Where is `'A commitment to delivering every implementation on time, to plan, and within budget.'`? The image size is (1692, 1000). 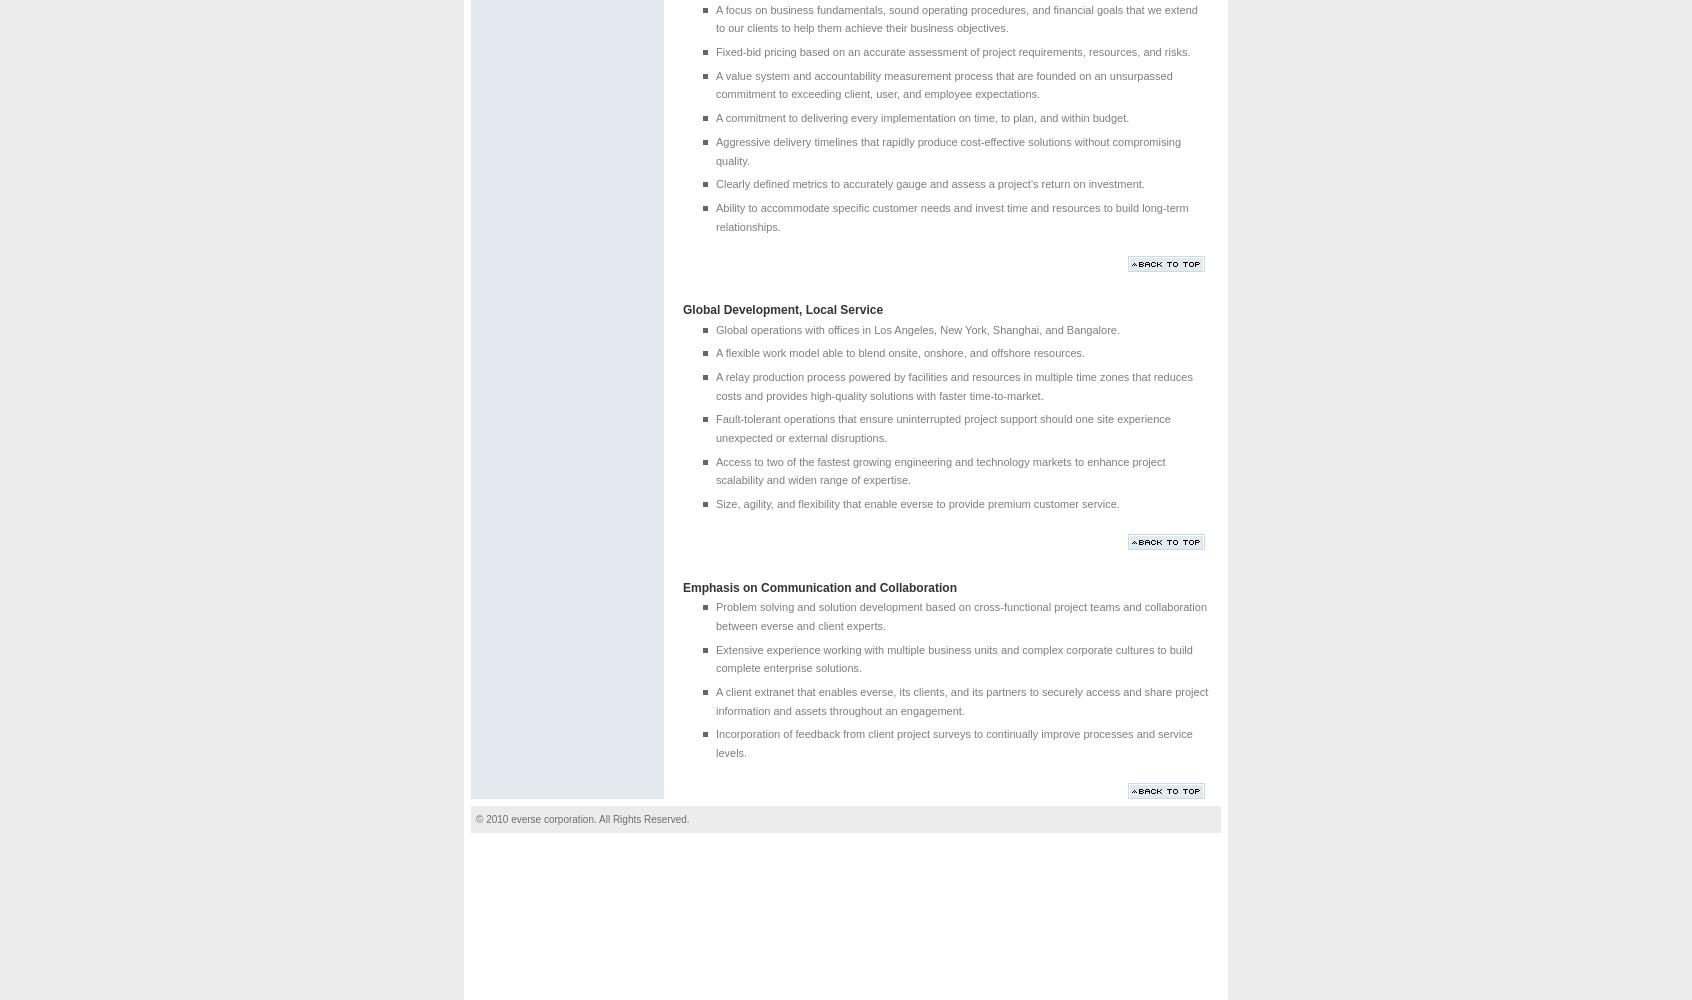 'A commitment to delivering every implementation on time, to plan, and within budget.' is located at coordinates (715, 117).